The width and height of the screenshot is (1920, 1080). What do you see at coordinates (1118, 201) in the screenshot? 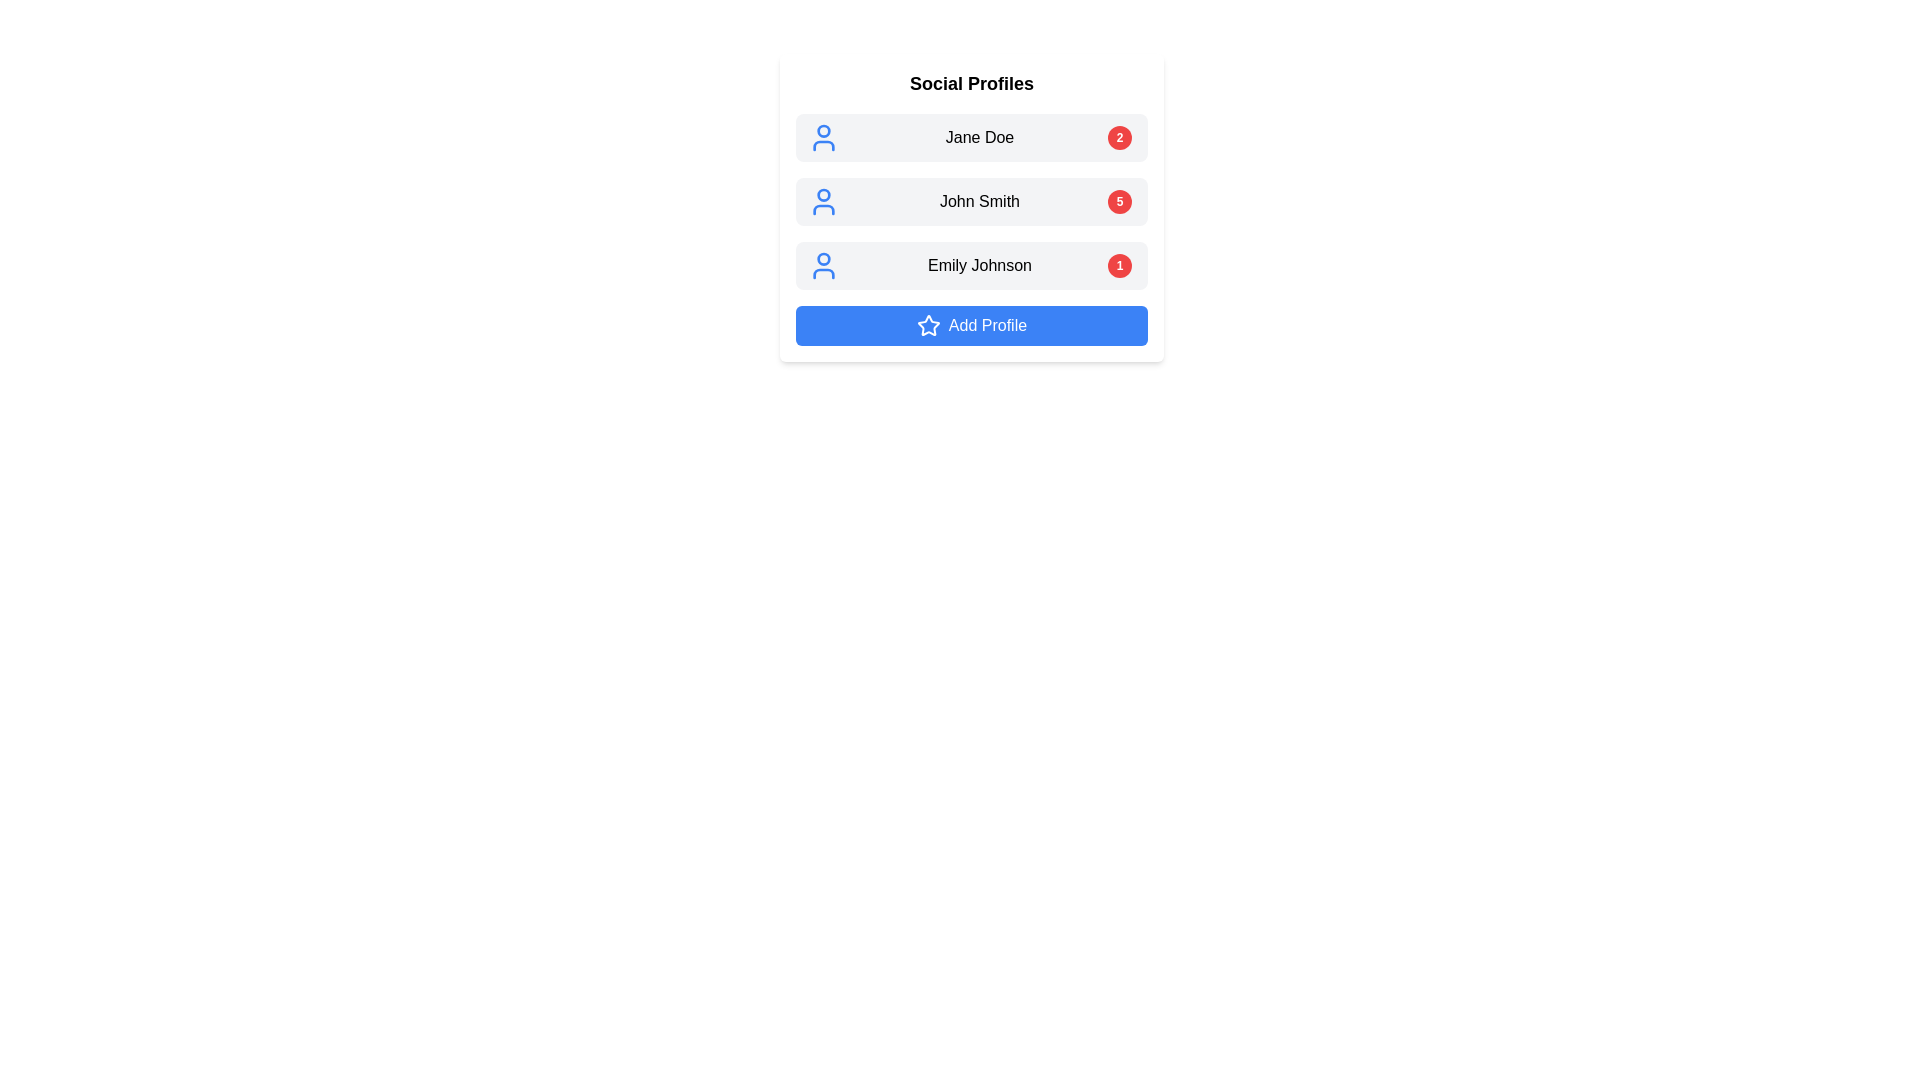
I see `the displayed number on the Badge associated with the 'John Smith' entry, located in the second row, to the right of the text 'John Smith'` at bounding box center [1118, 201].